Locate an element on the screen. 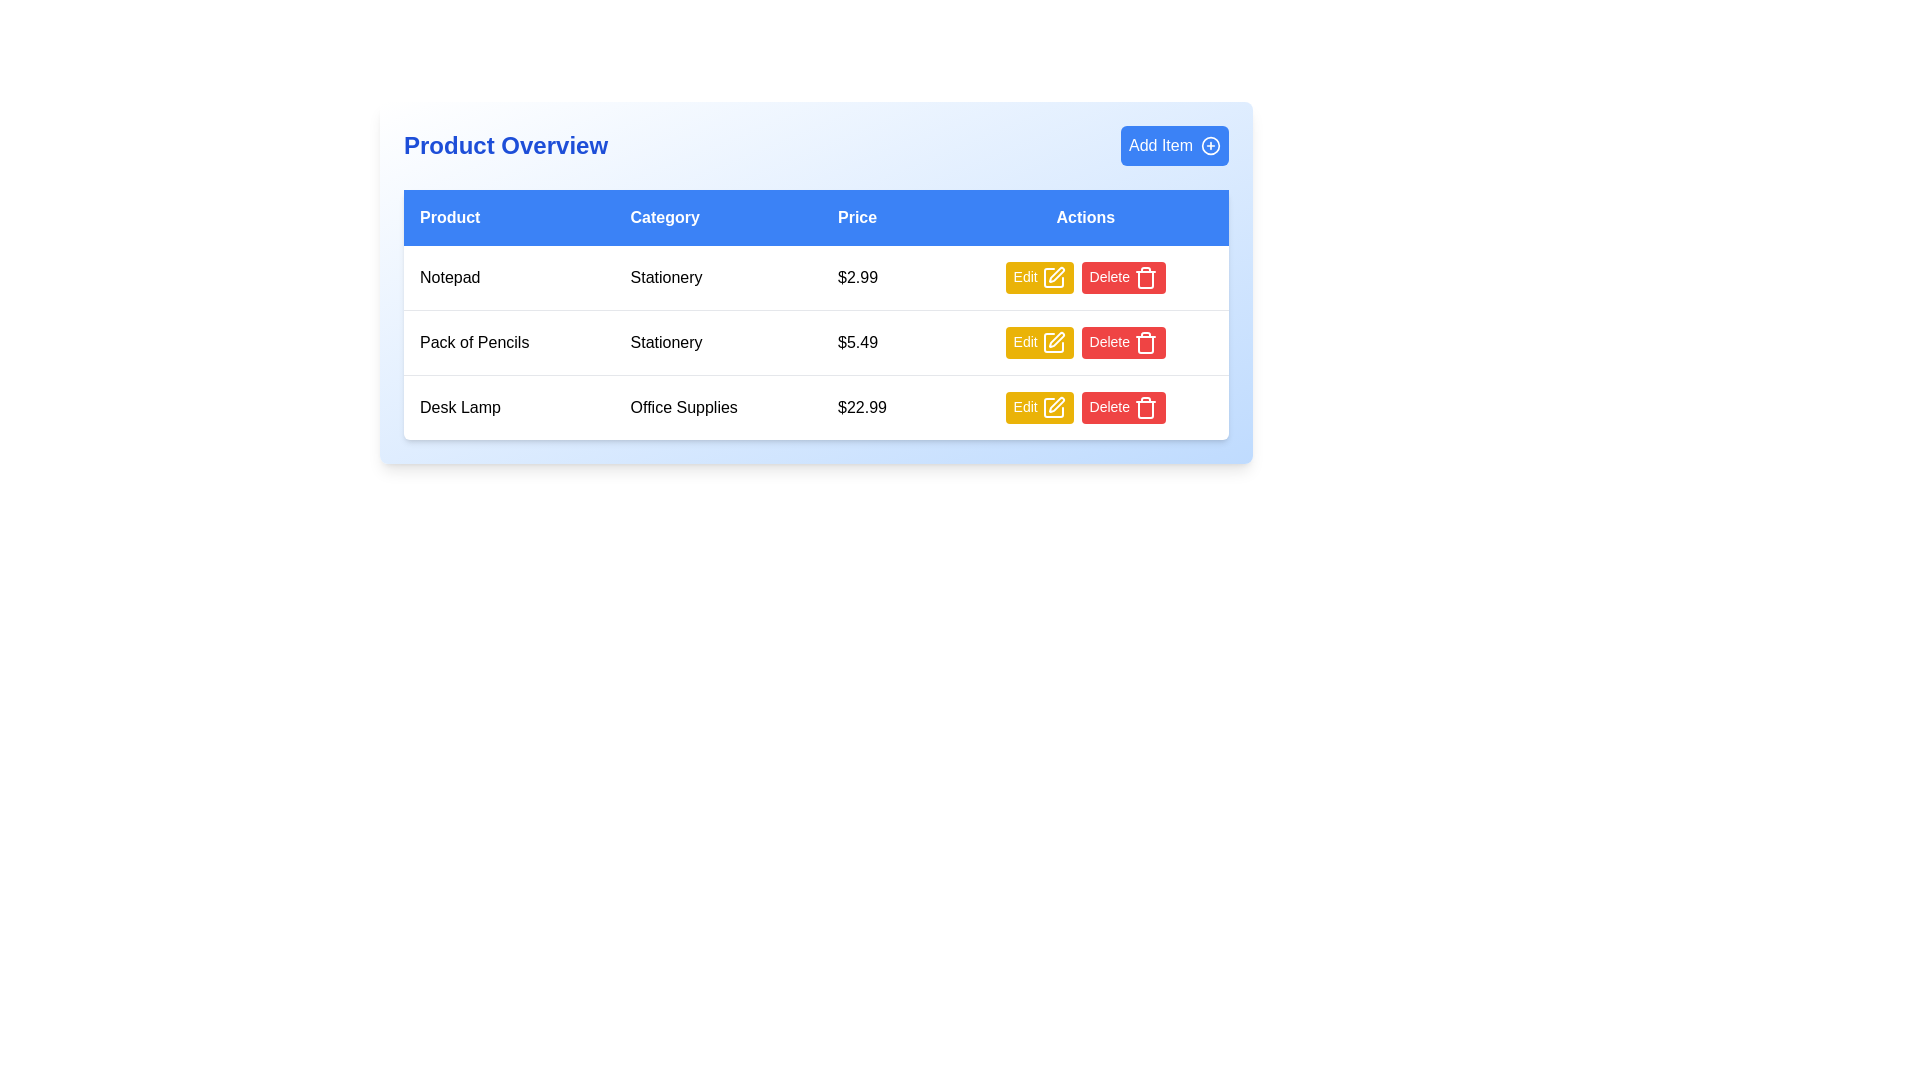  the header text label indicating the actions column in the table, which is located to the right of the 'Price' header is located at coordinates (1084, 218).